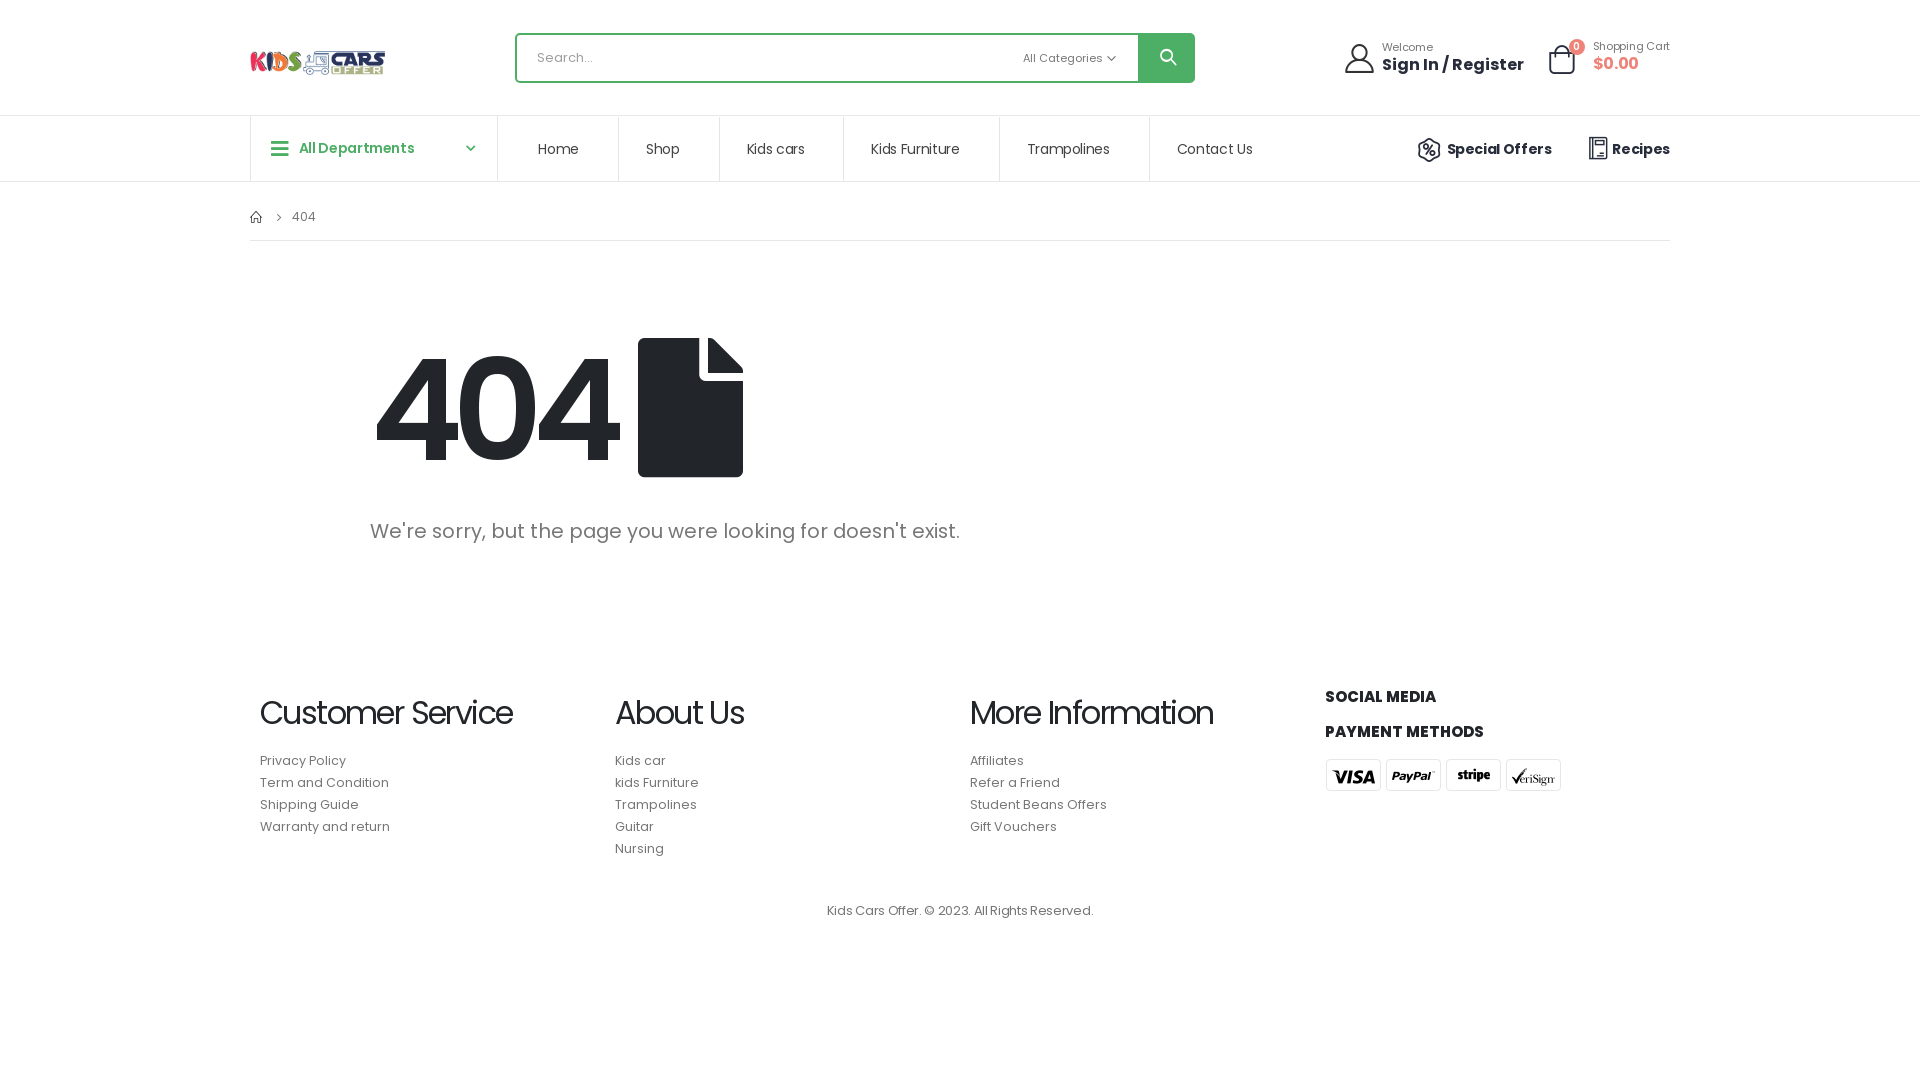 Image resolution: width=1920 pixels, height=1080 pixels. Describe the element at coordinates (613, 782) in the screenshot. I see `'kids Furniture'` at that location.